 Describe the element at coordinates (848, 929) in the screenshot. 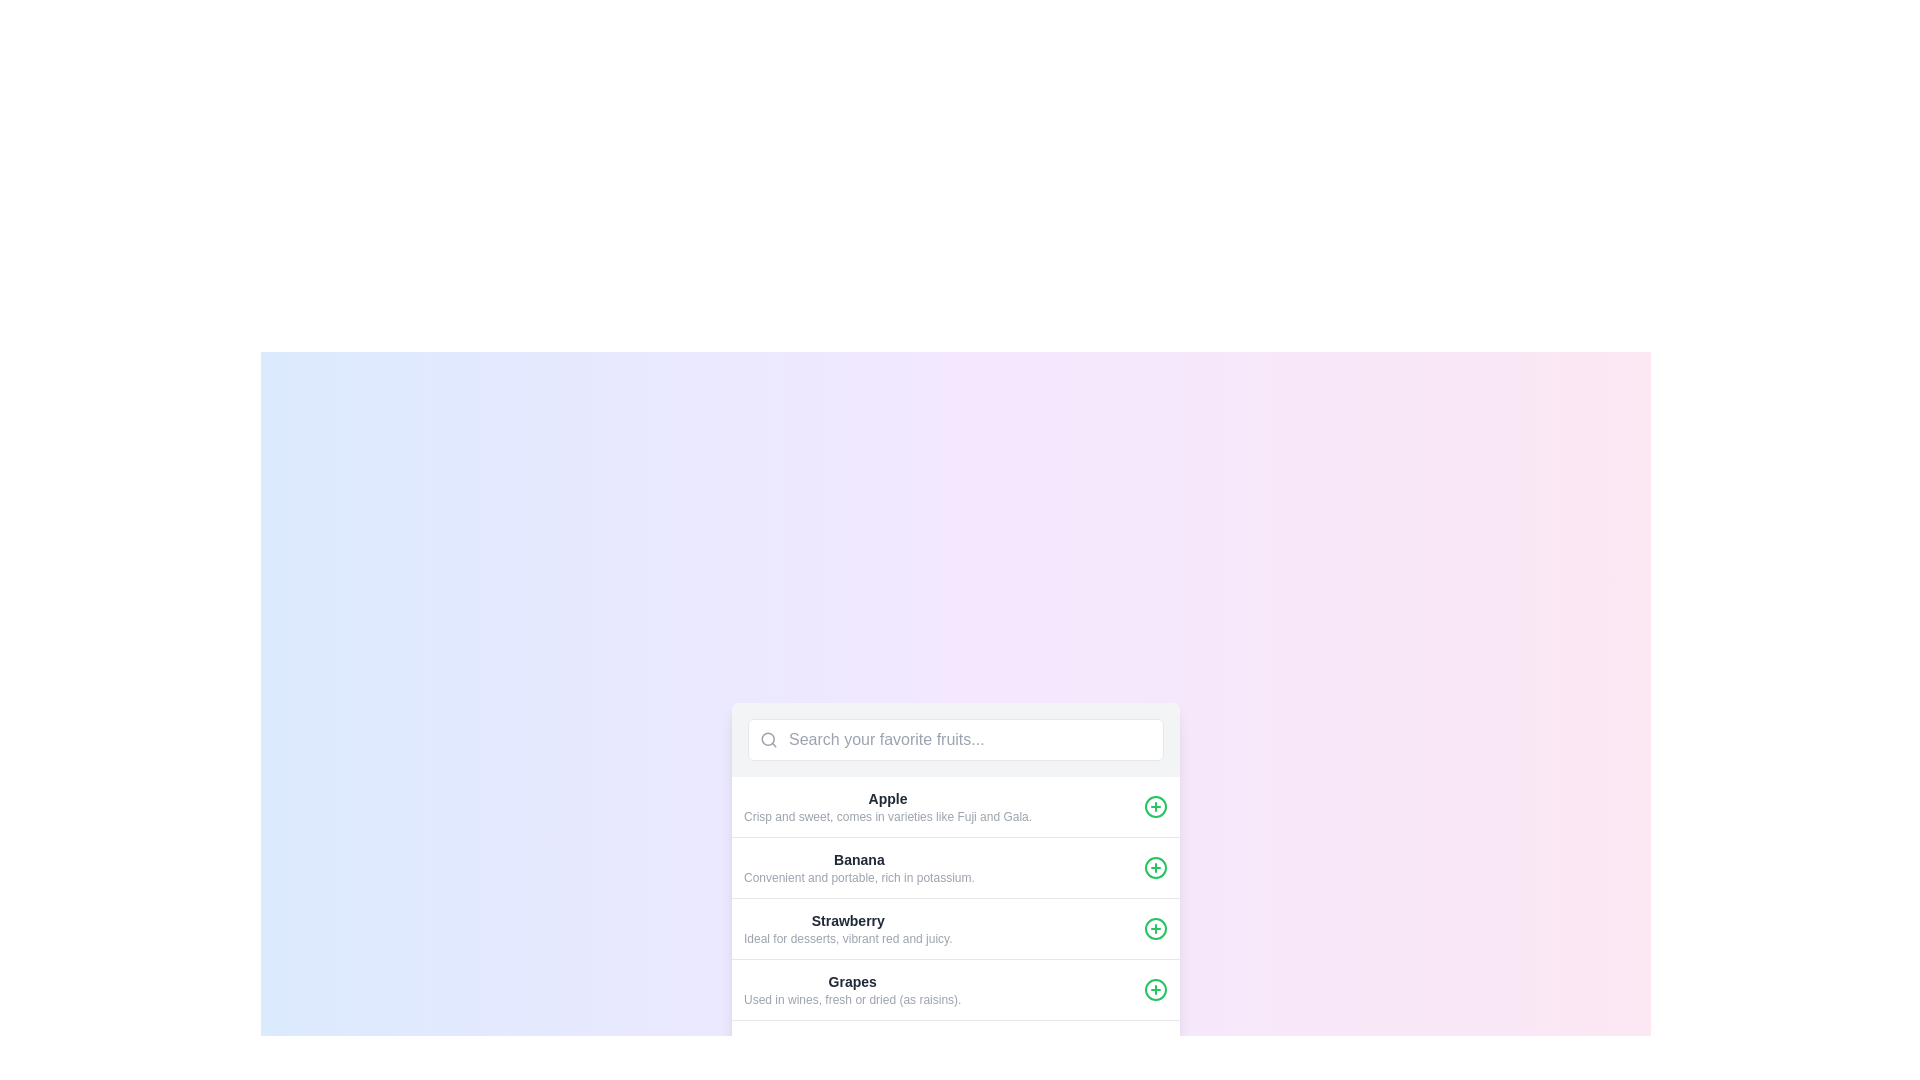

I see `the 'Strawberry' entry in the fruit selection list, which is the third item located between 'Banana' and 'Grapes'` at that location.